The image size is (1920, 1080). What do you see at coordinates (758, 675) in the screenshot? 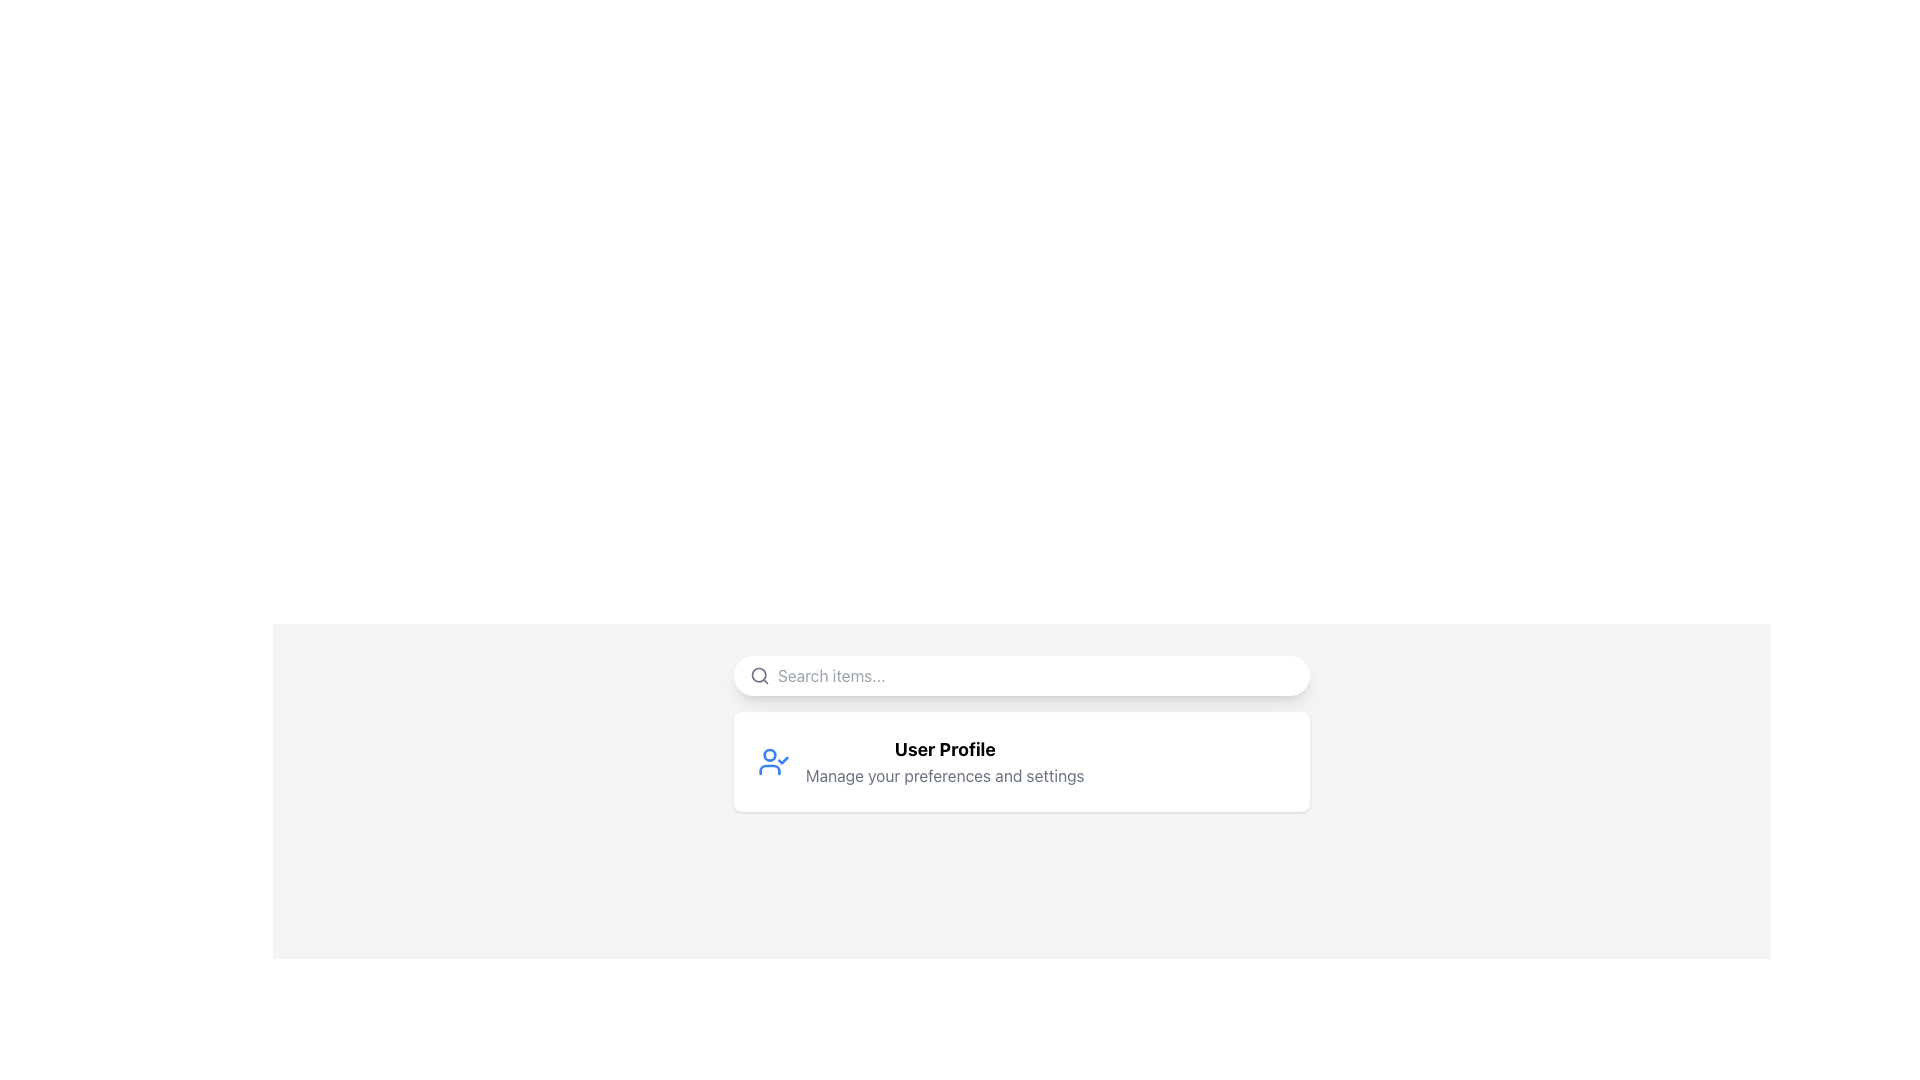
I see `the search icon, which is a magnifying glass outline located at the start of the horizontal search bar, to initiate a search` at bounding box center [758, 675].